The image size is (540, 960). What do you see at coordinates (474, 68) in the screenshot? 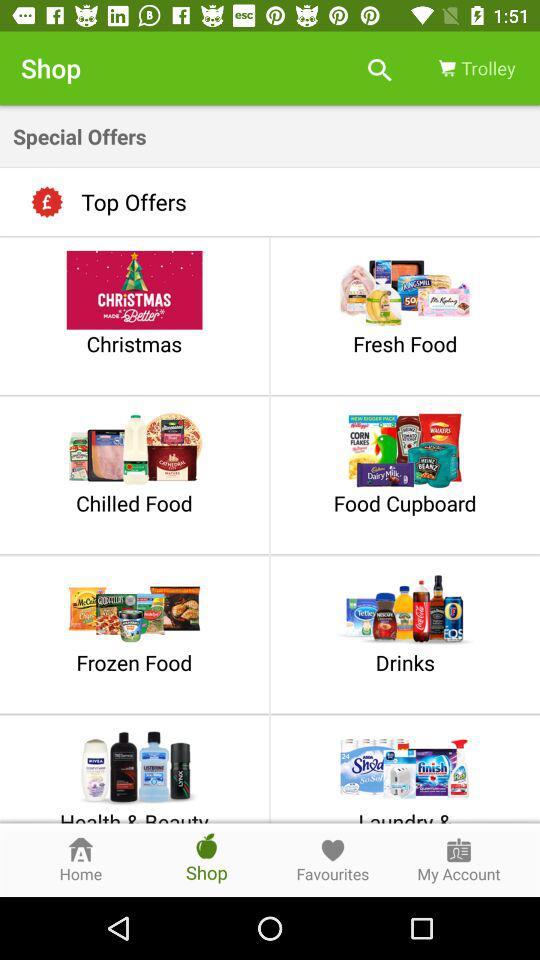
I see `trolley icon` at bounding box center [474, 68].